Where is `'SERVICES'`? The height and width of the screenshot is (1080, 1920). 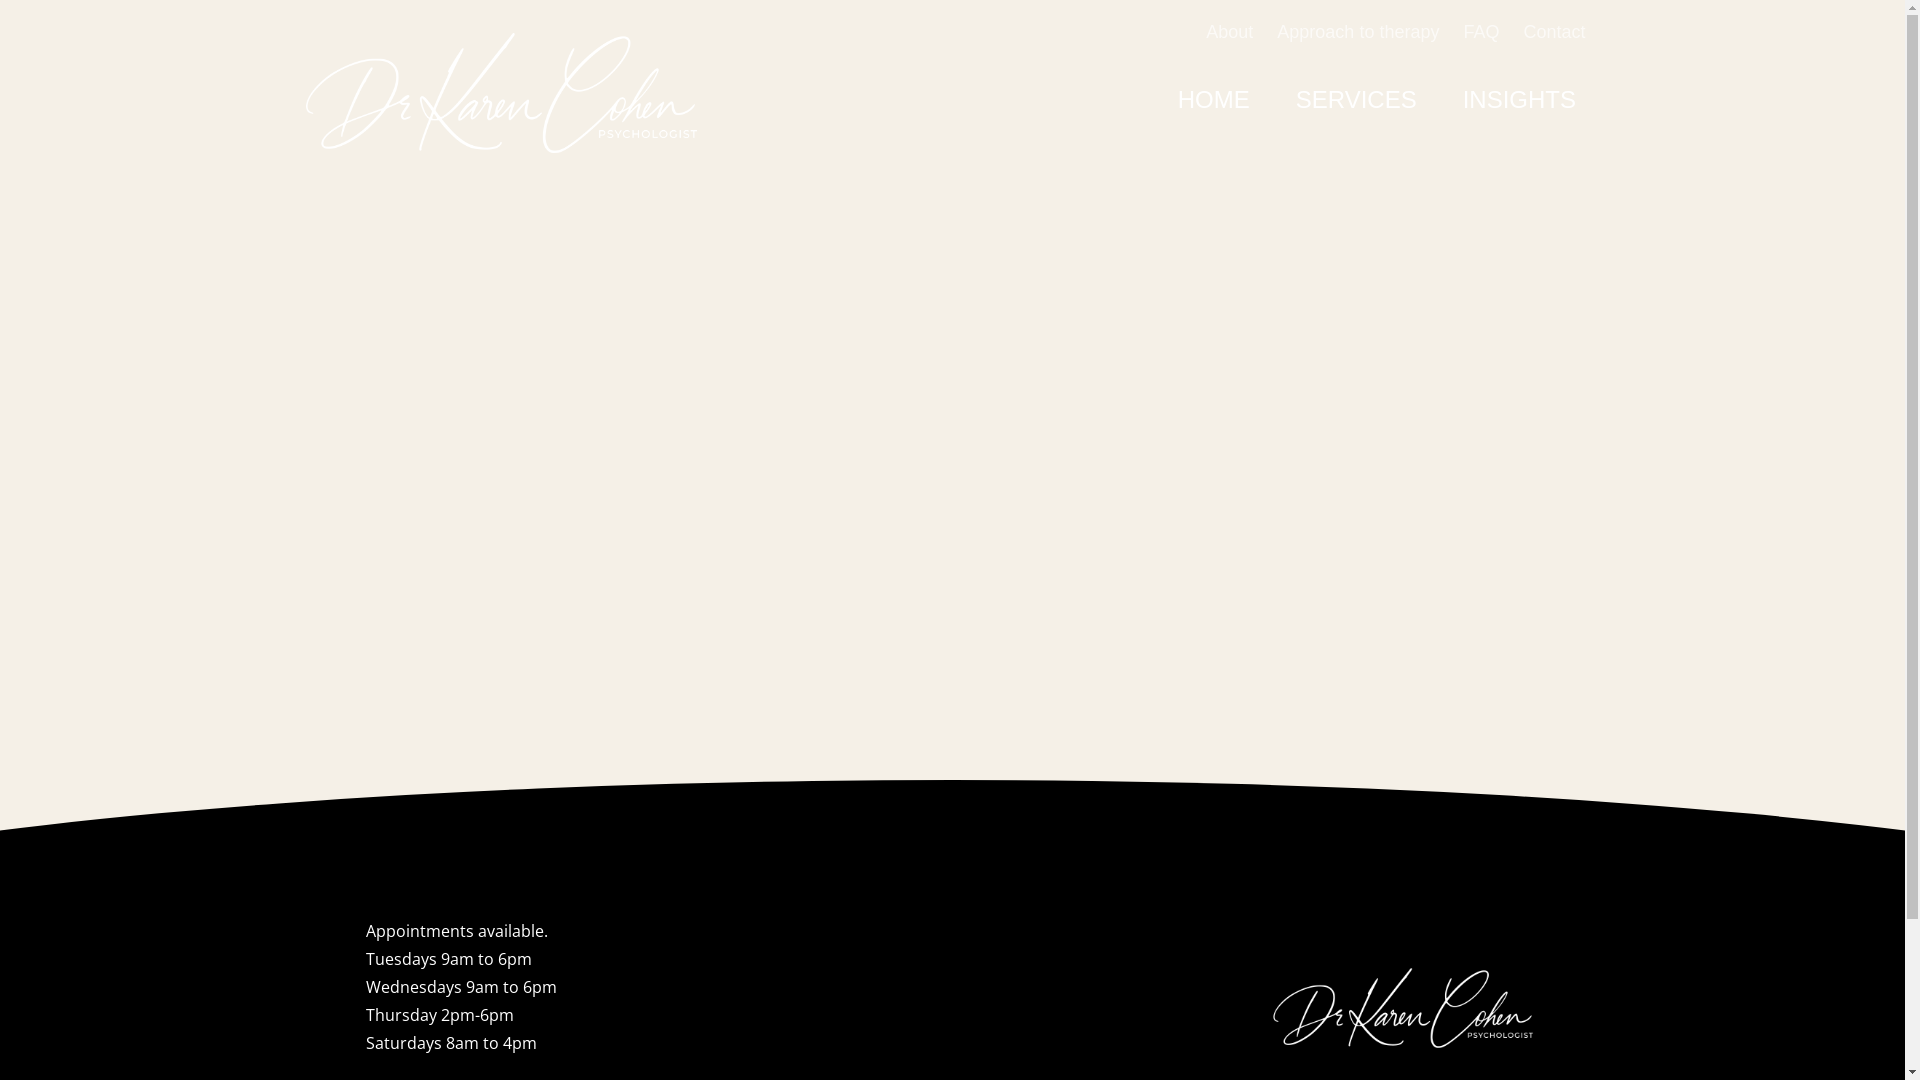 'SERVICES' is located at coordinates (1271, 100).